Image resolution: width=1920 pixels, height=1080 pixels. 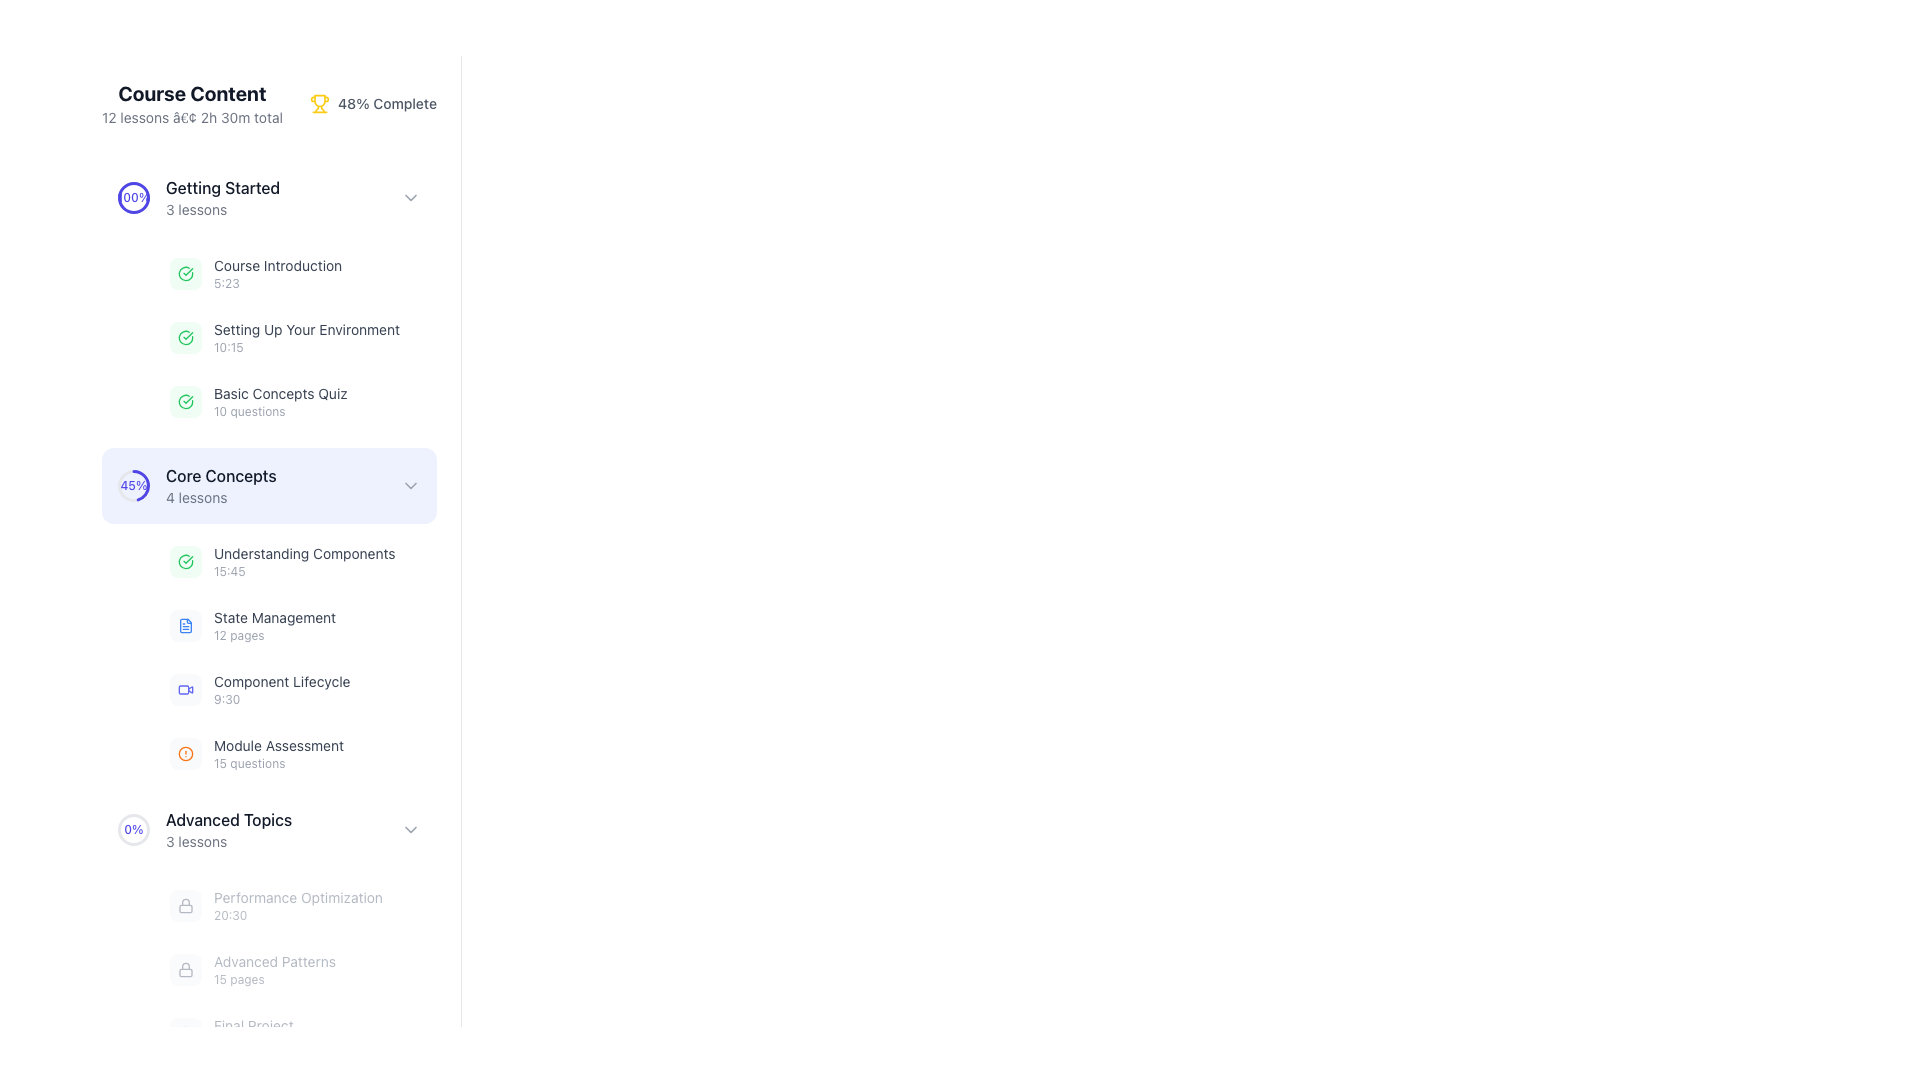 I want to click on text display indicating the number of questions associated with the 'Basic Concepts Quiz' item, located below the 'Basic Concepts Quiz' text in the course content list under 'Getting Started.', so click(x=279, y=411).